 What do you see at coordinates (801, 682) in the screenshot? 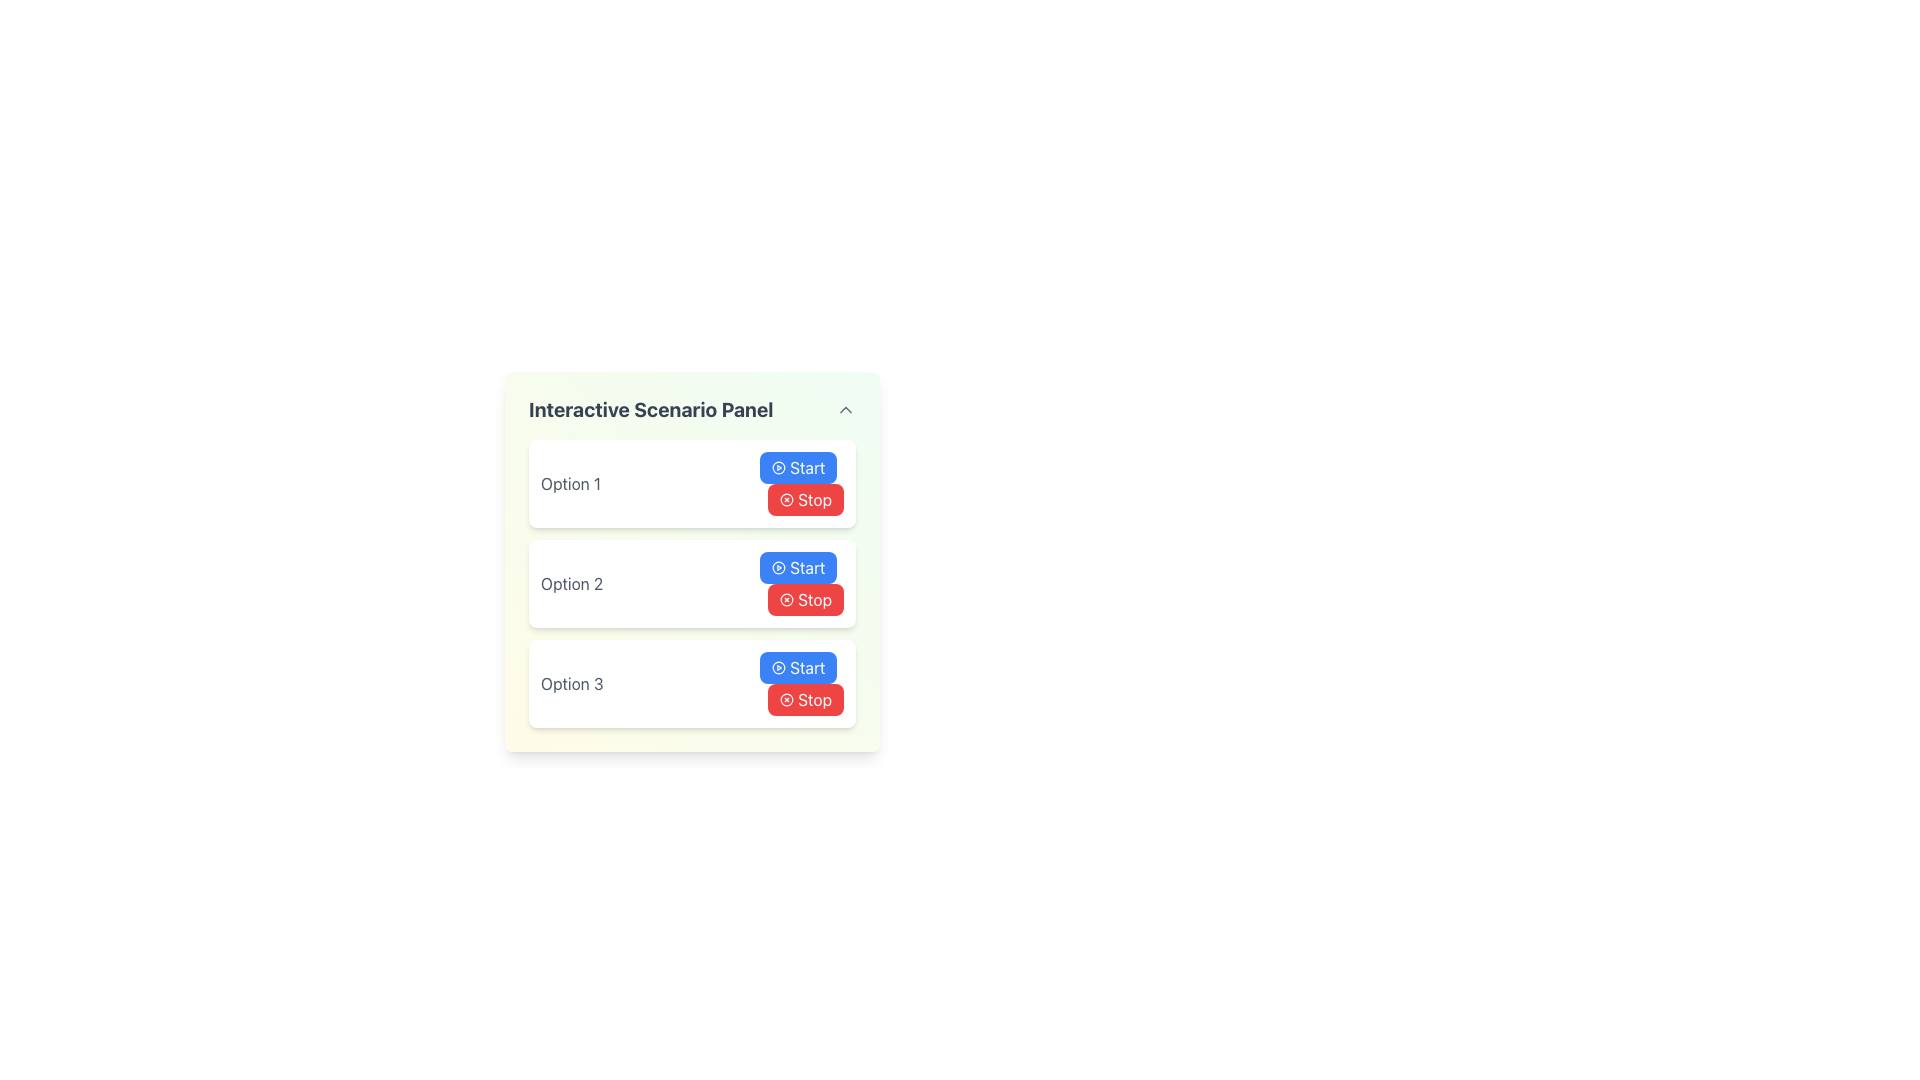
I see `the blue 'Start' button located in the third group labeled 'Option 3' in the 'Interactive Scenario Panel'` at bounding box center [801, 682].